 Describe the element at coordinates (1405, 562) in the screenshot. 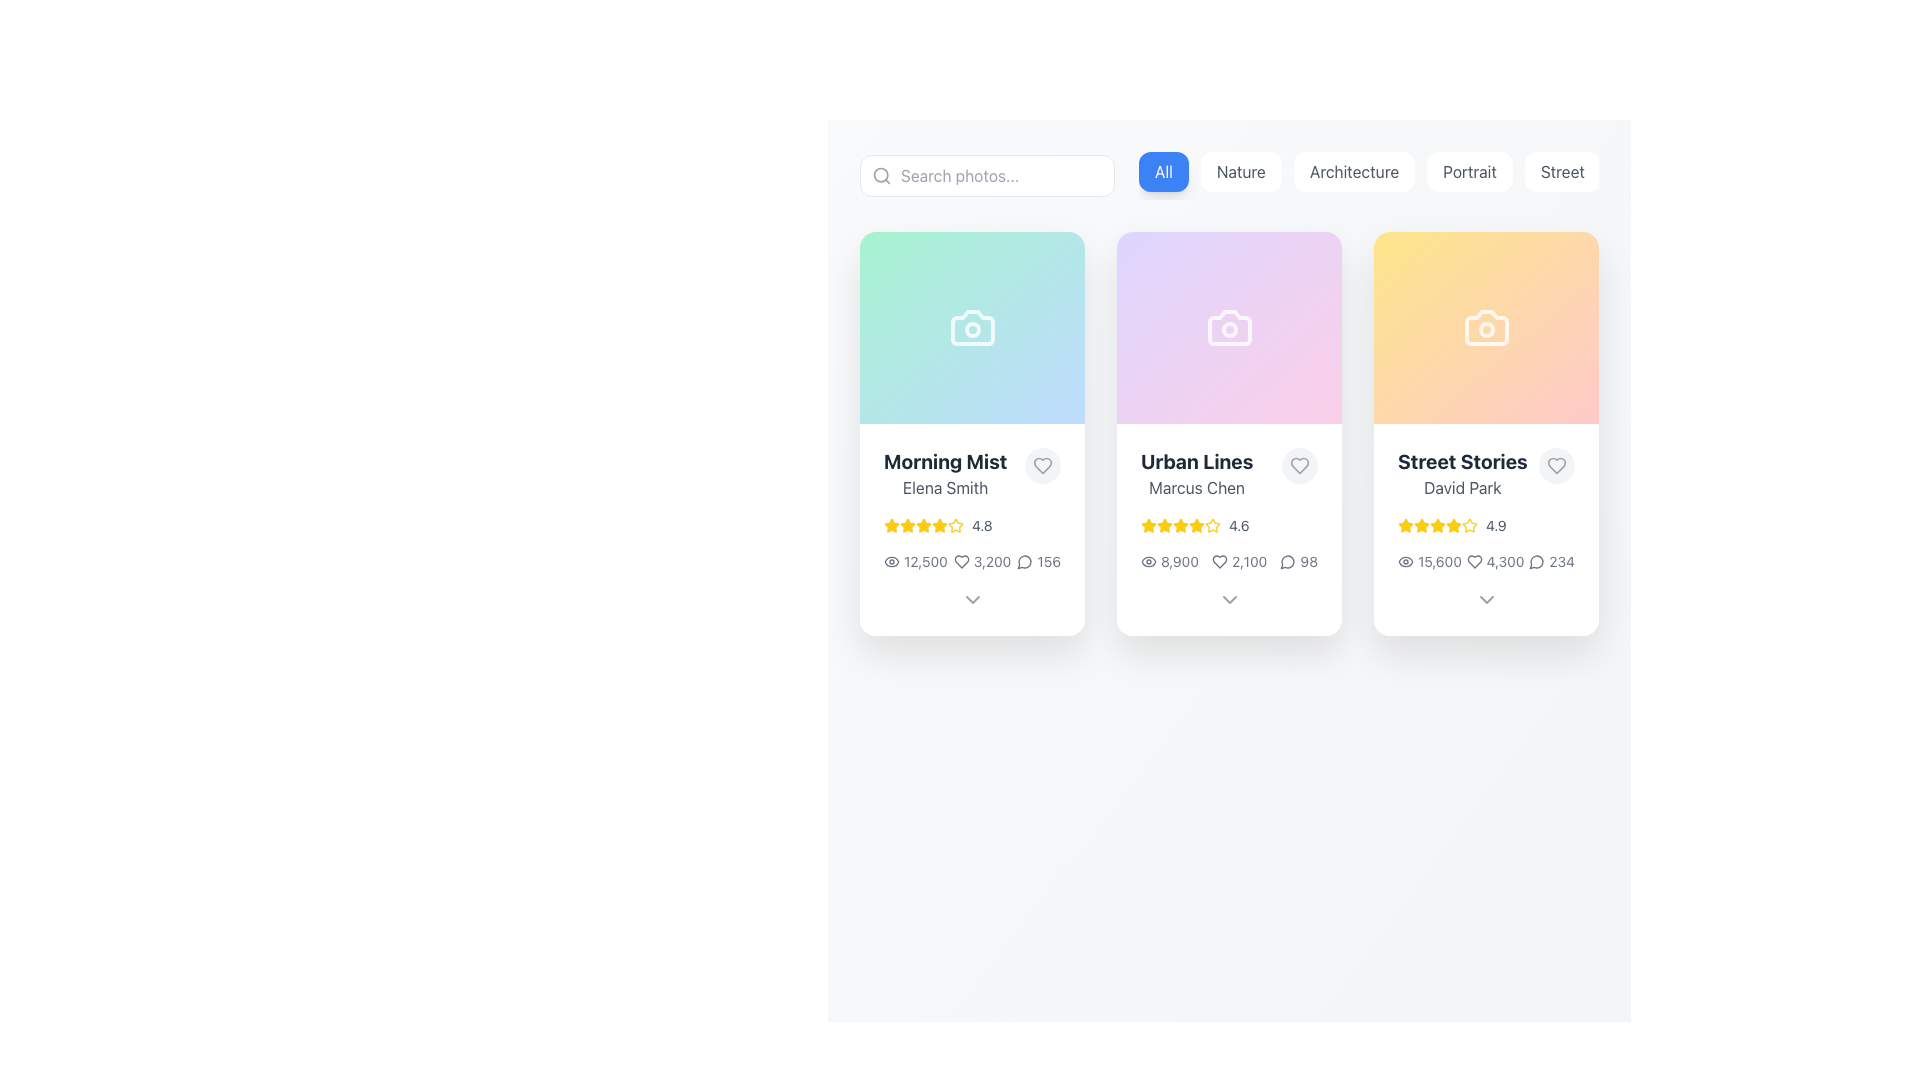

I see `the eye-shaped icon located to the left of the numerical text '15,600' in the footer section of the 'Street Stories' card` at that location.